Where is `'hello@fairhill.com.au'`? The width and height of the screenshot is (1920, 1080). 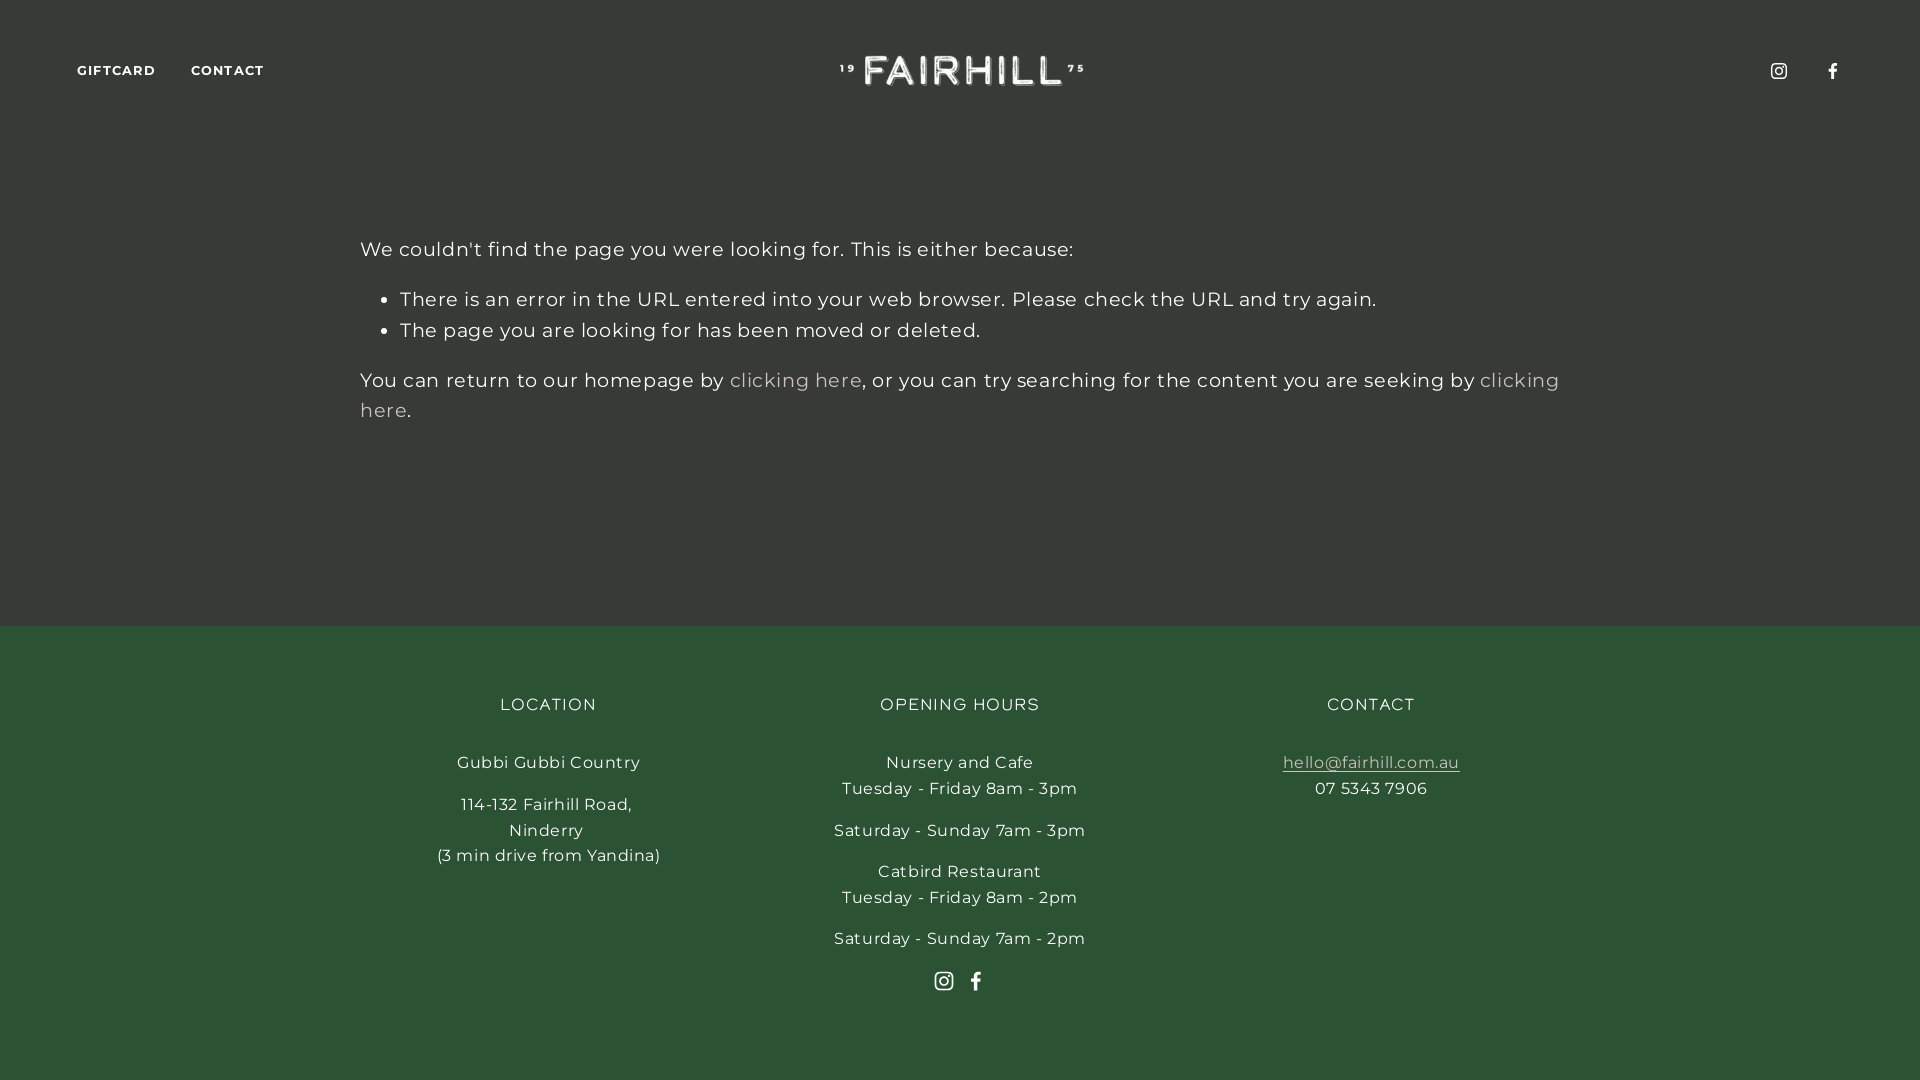
'hello@fairhill.com.au' is located at coordinates (1282, 763).